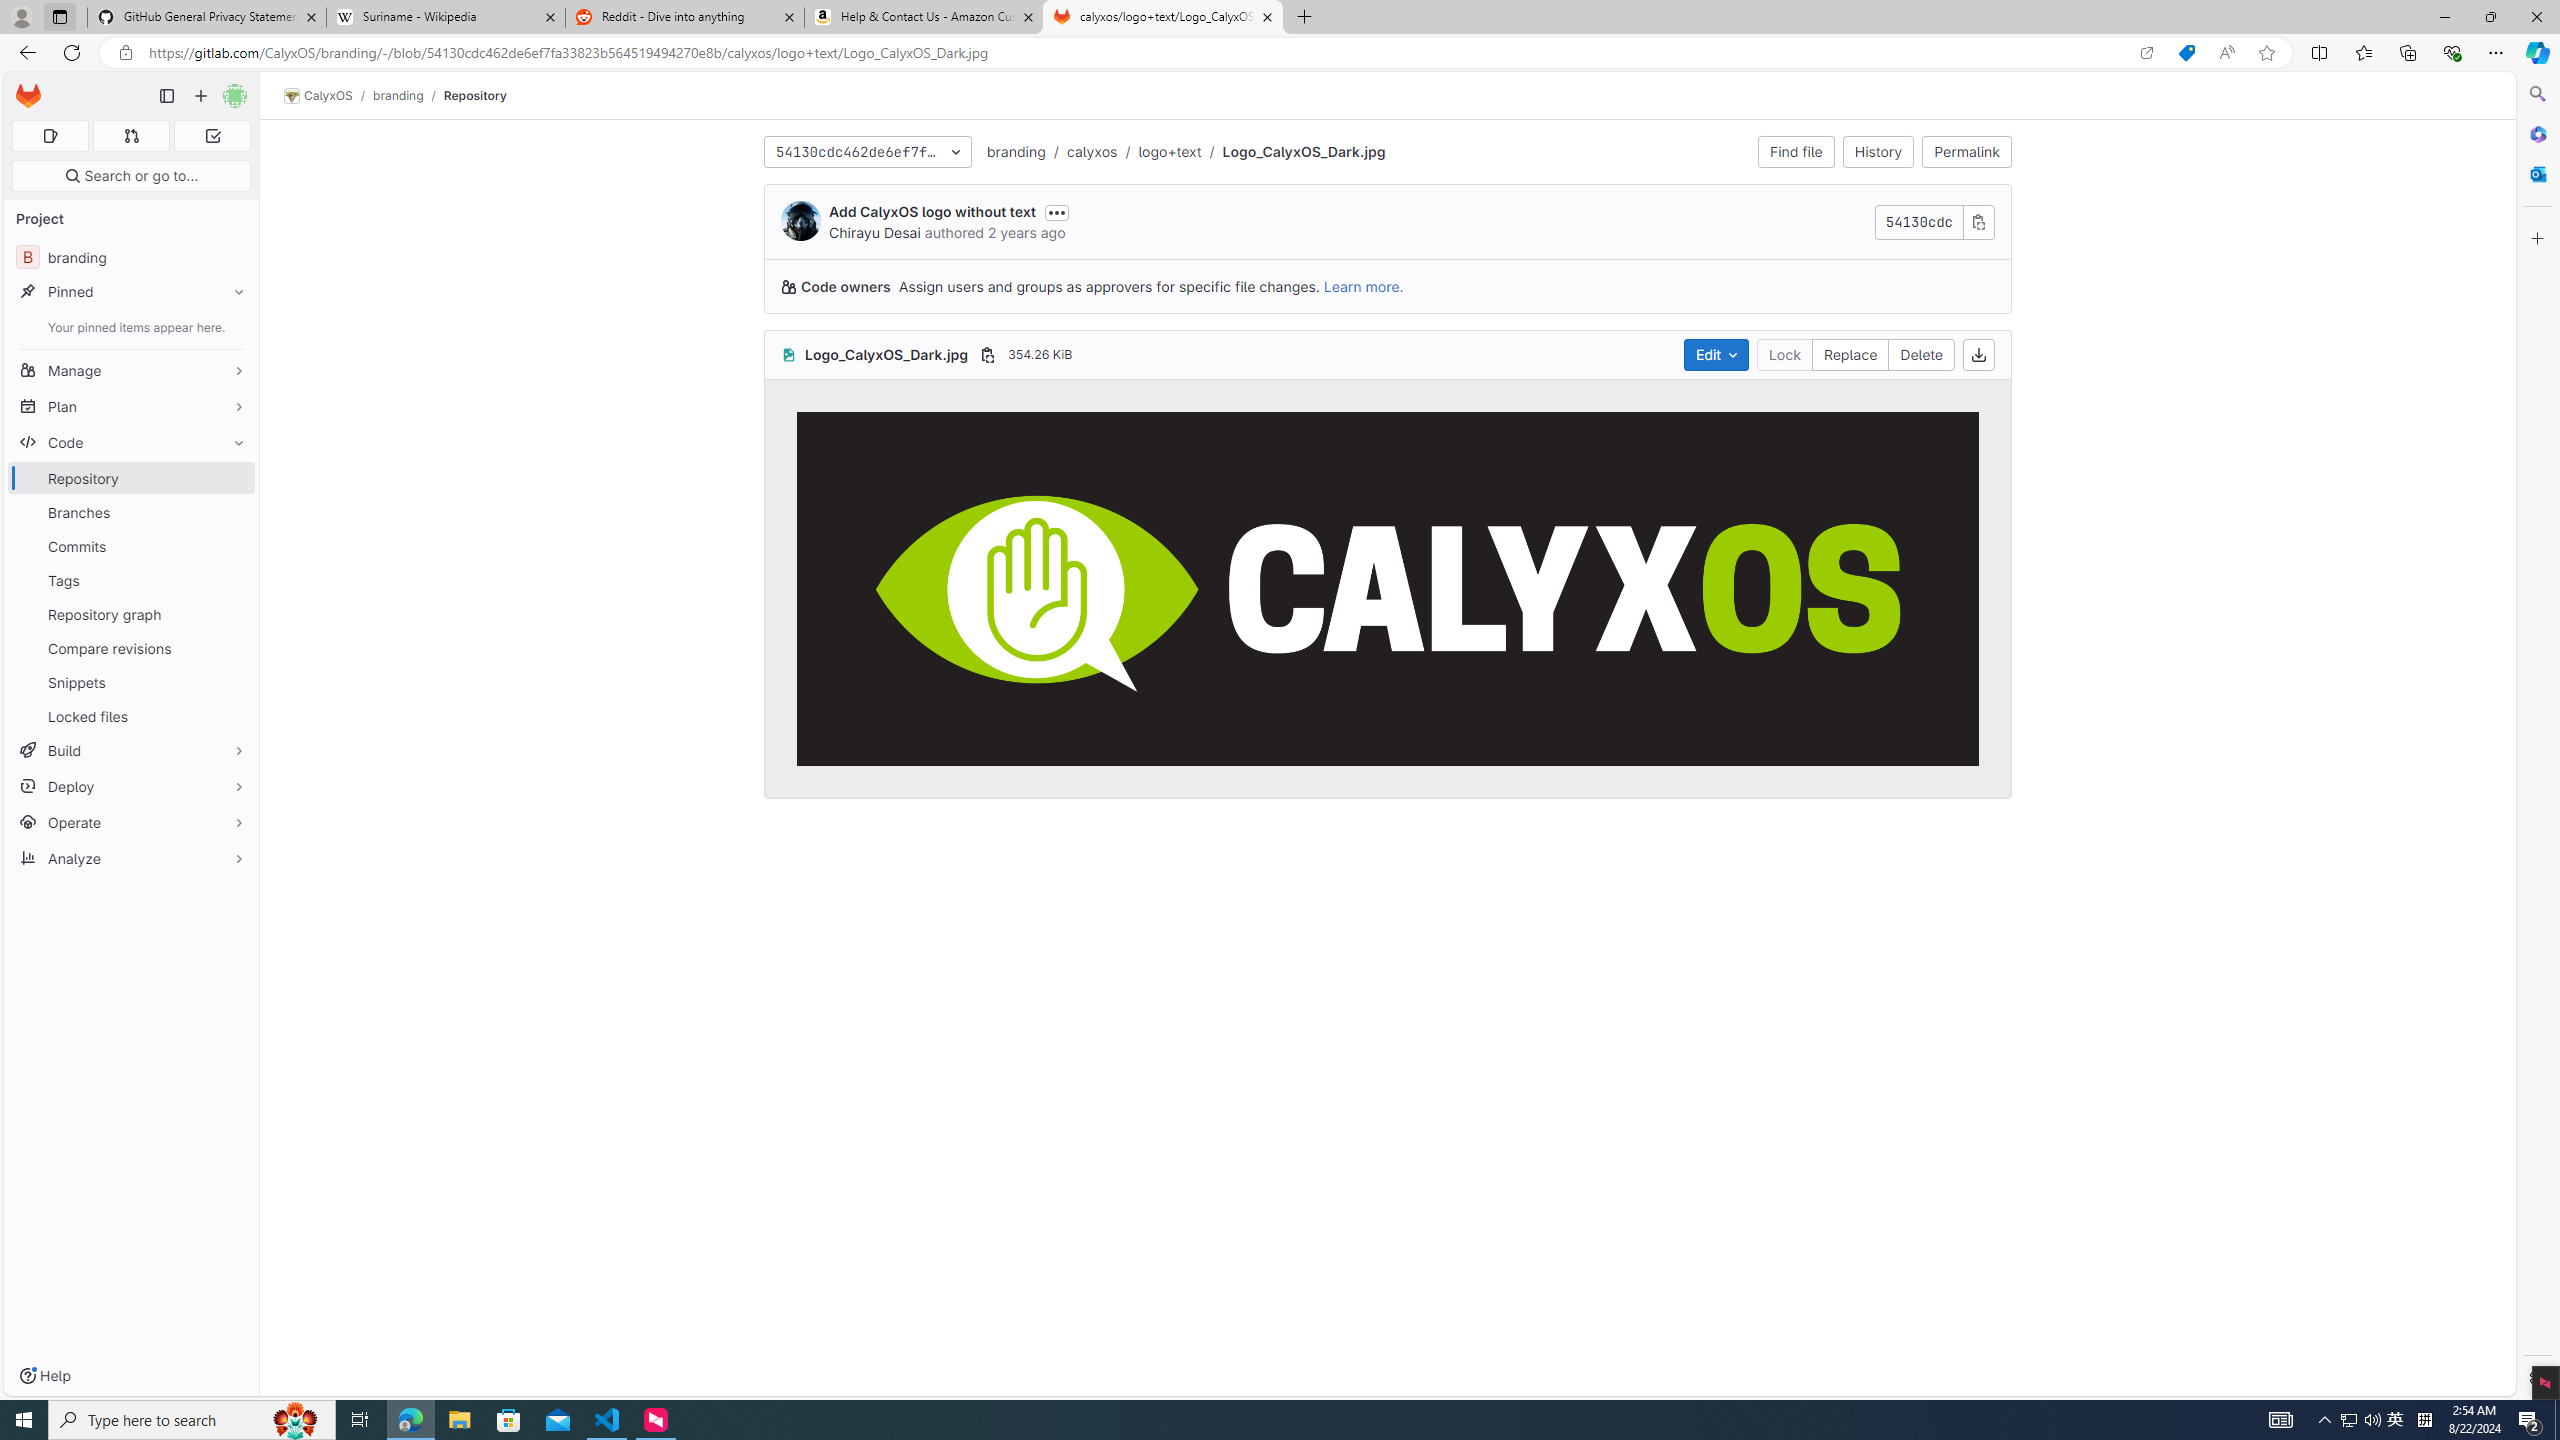 The image size is (2560, 1440). Describe the element at coordinates (1158, 150) in the screenshot. I see `'/logo+text'` at that location.